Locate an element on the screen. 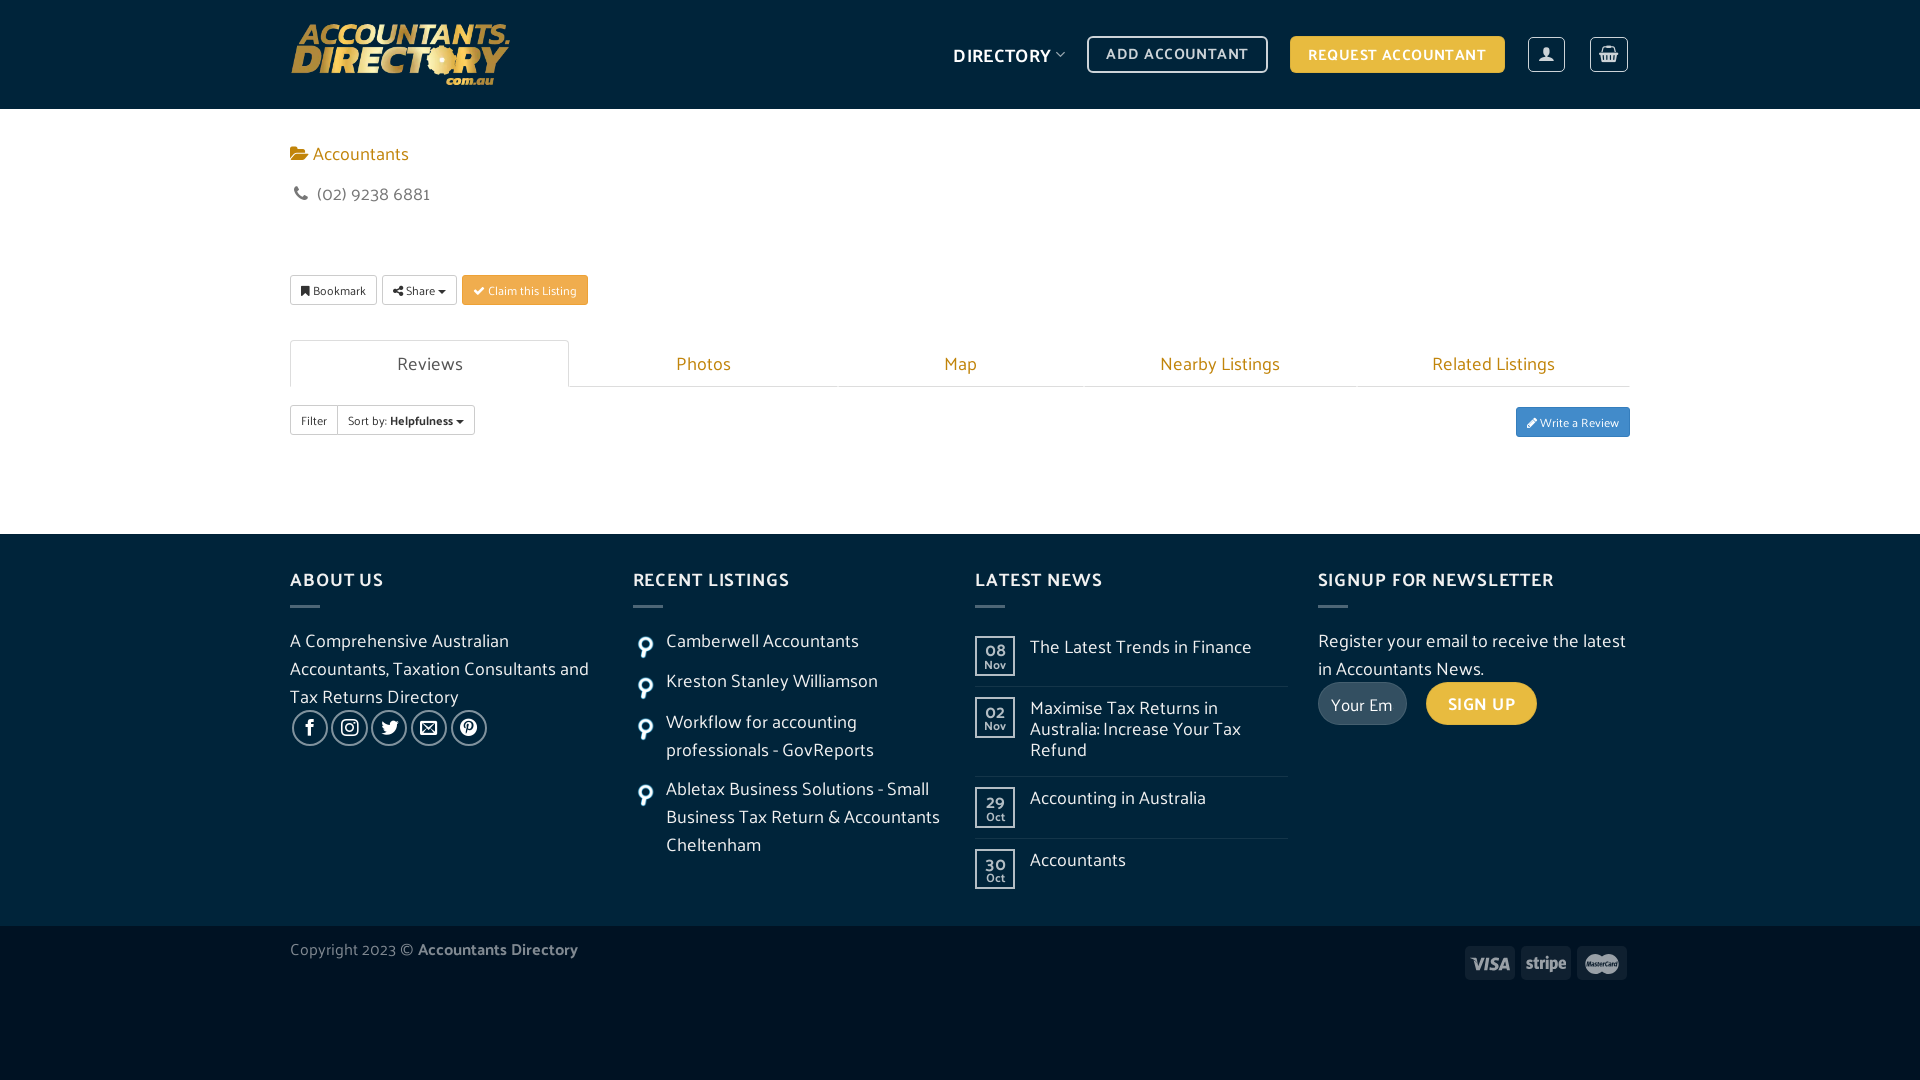  'Photos' is located at coordinates (702, 363).